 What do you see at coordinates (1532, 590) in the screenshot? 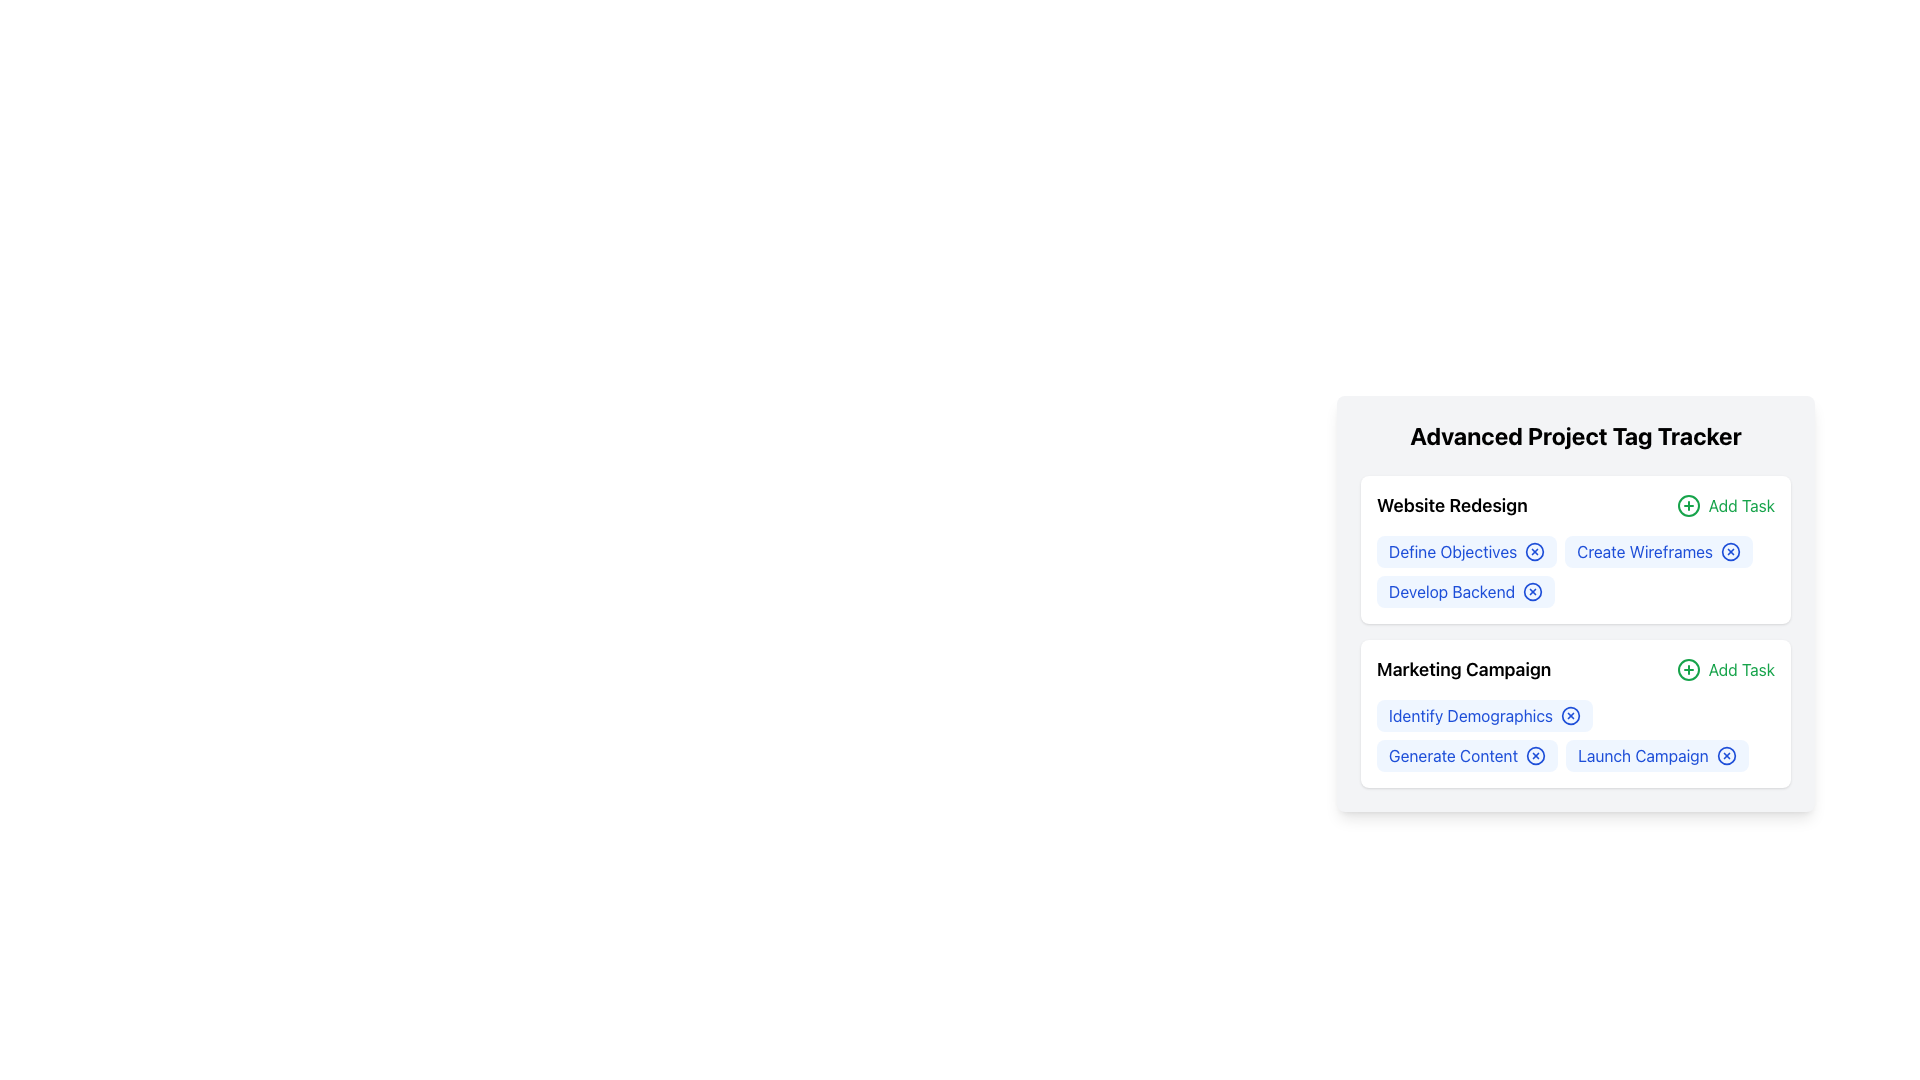
I see `the third close icon button associated with the 'Develop Backend' task` at bounding box center [1532, 590].